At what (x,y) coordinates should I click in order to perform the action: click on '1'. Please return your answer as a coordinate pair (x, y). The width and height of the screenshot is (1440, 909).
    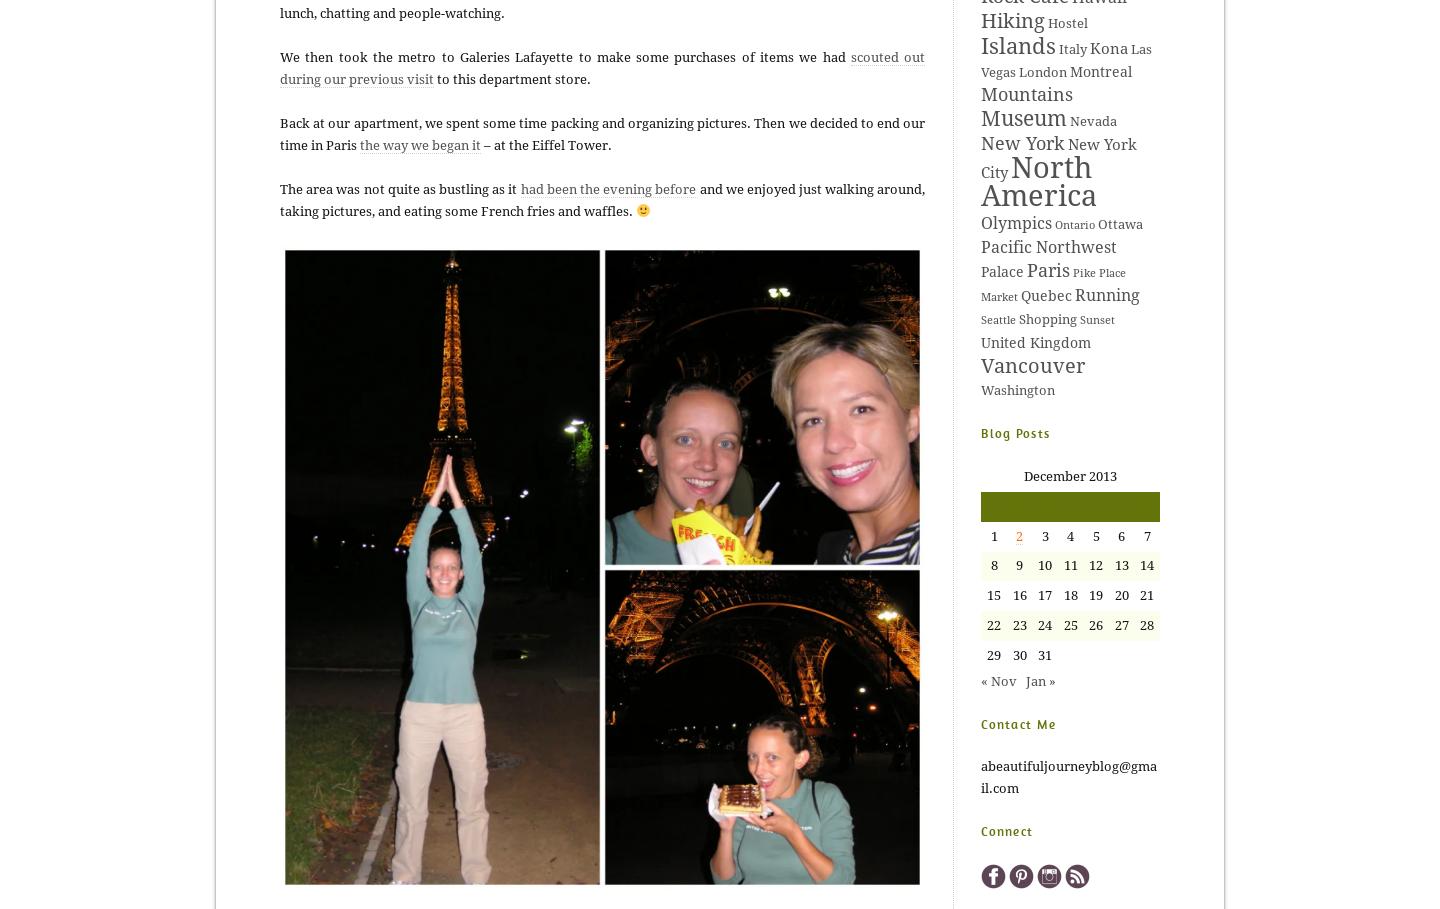
    Looking at the image, I should click on (992, 535).